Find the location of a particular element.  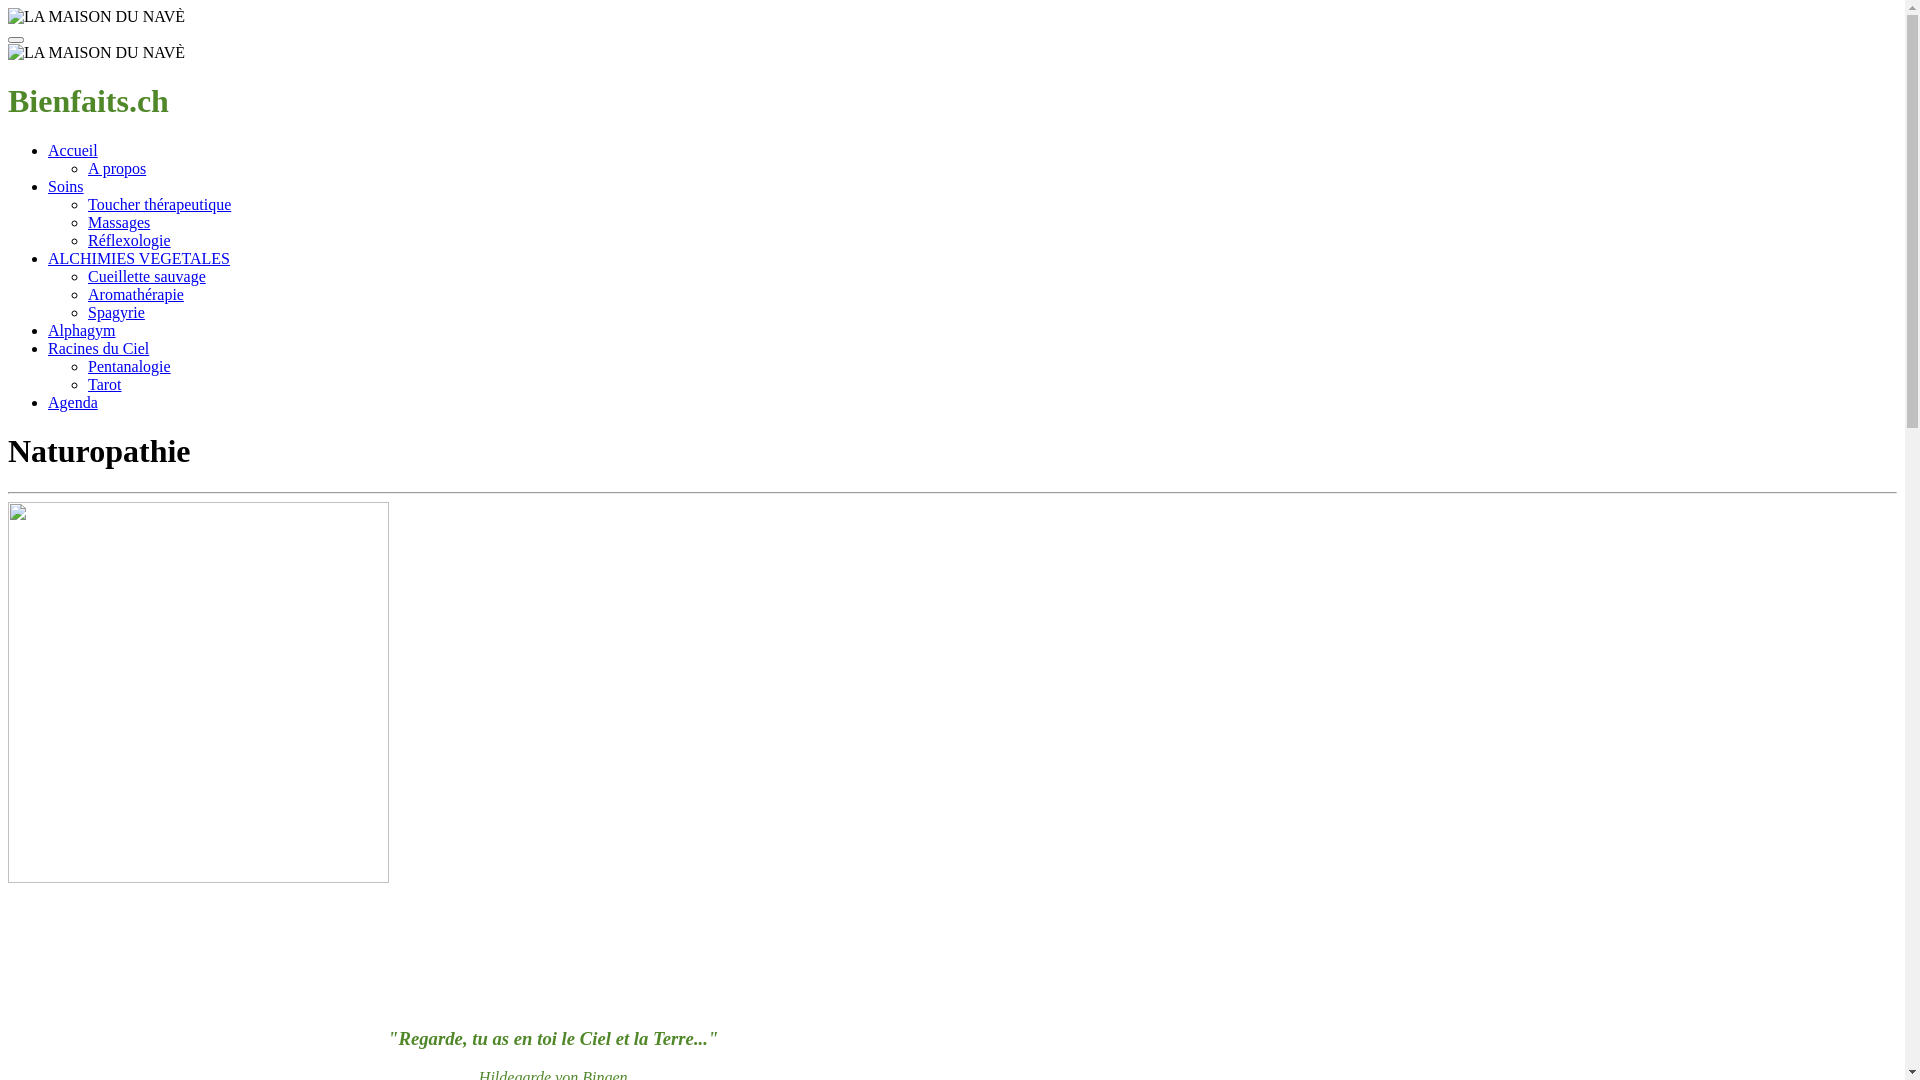

'A propos' is located at coordinates (86, 167).